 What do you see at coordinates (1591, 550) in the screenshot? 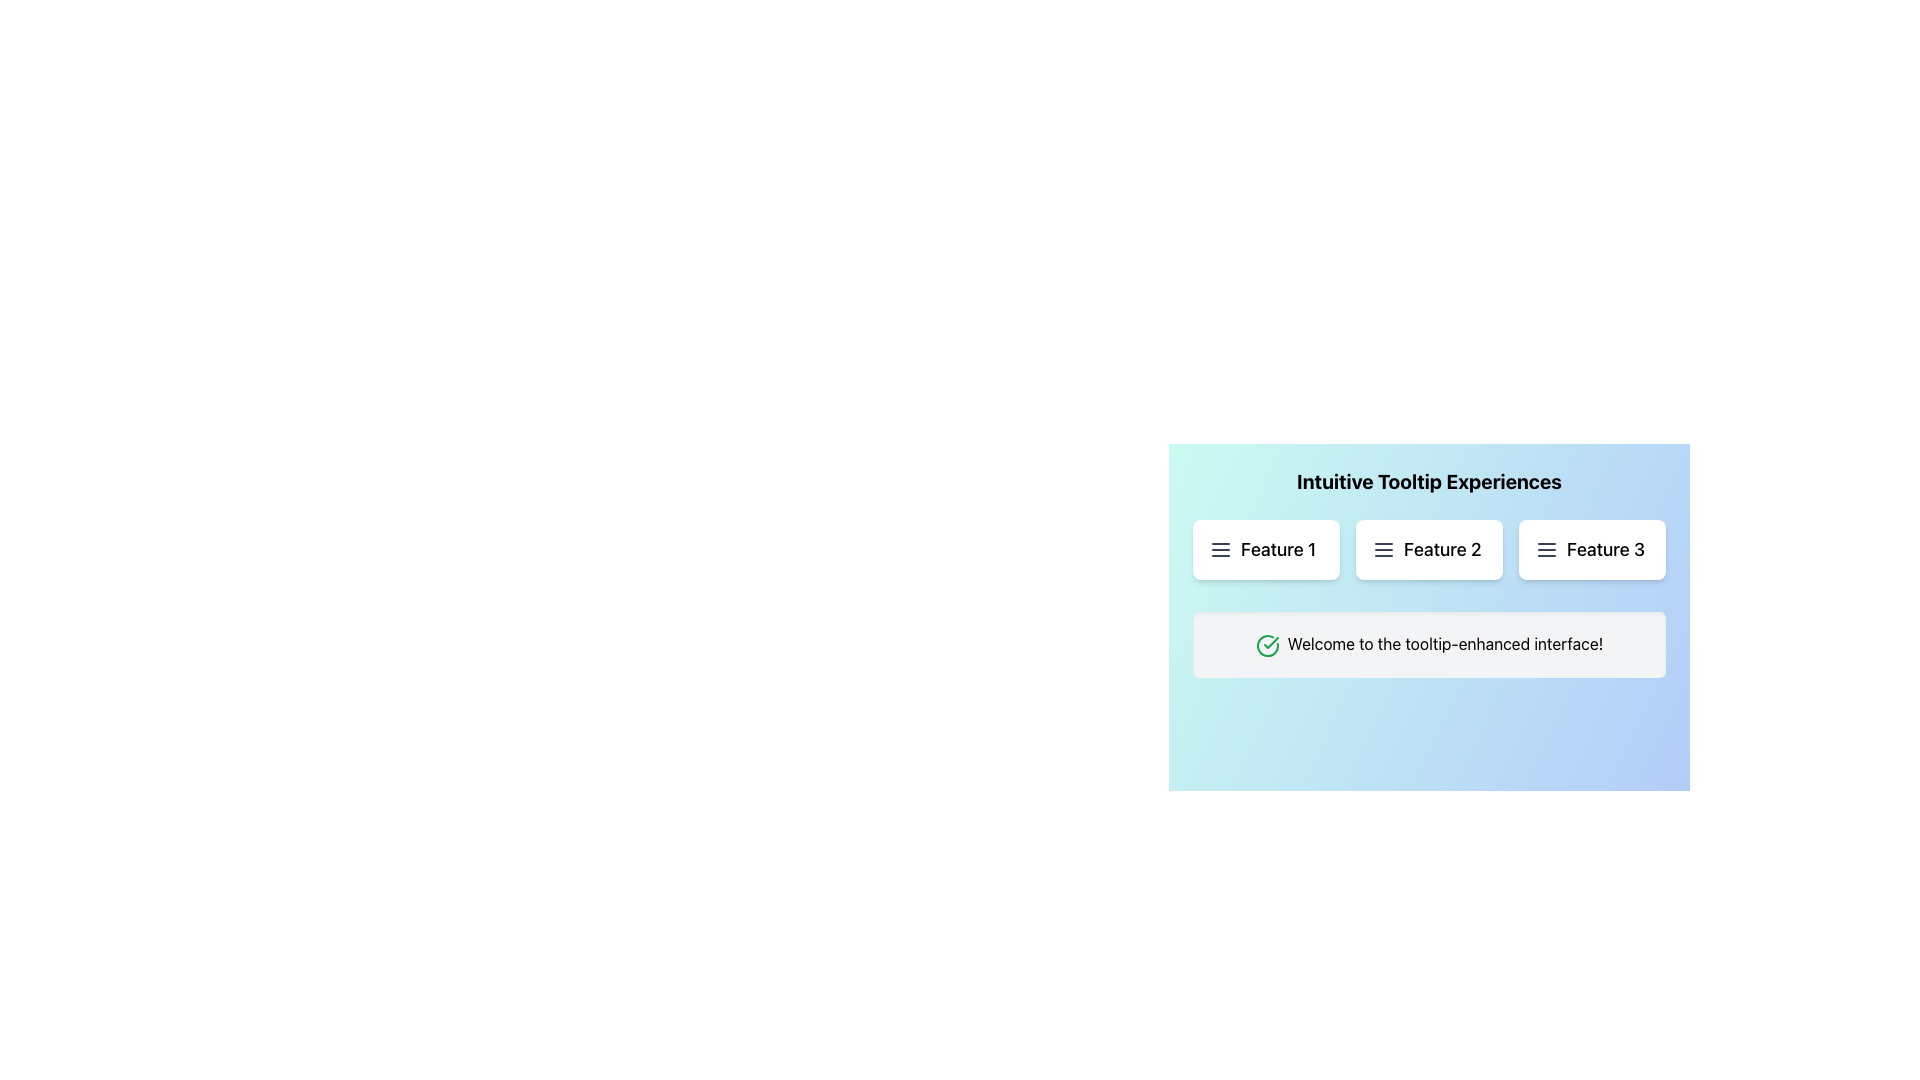
I see `the 'Feature 3' label with the accompanying menu icon` at bounding box center [1591, 550].